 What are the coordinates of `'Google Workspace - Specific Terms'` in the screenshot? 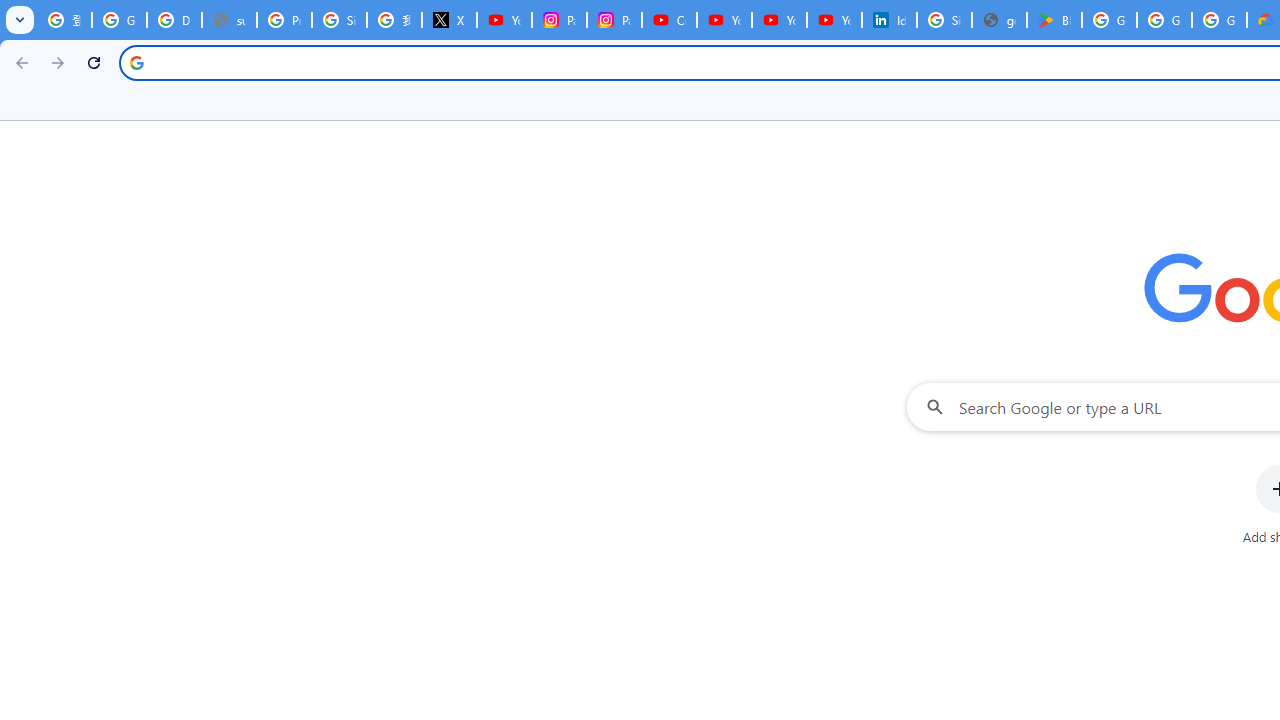 It's located at (1164, 20).